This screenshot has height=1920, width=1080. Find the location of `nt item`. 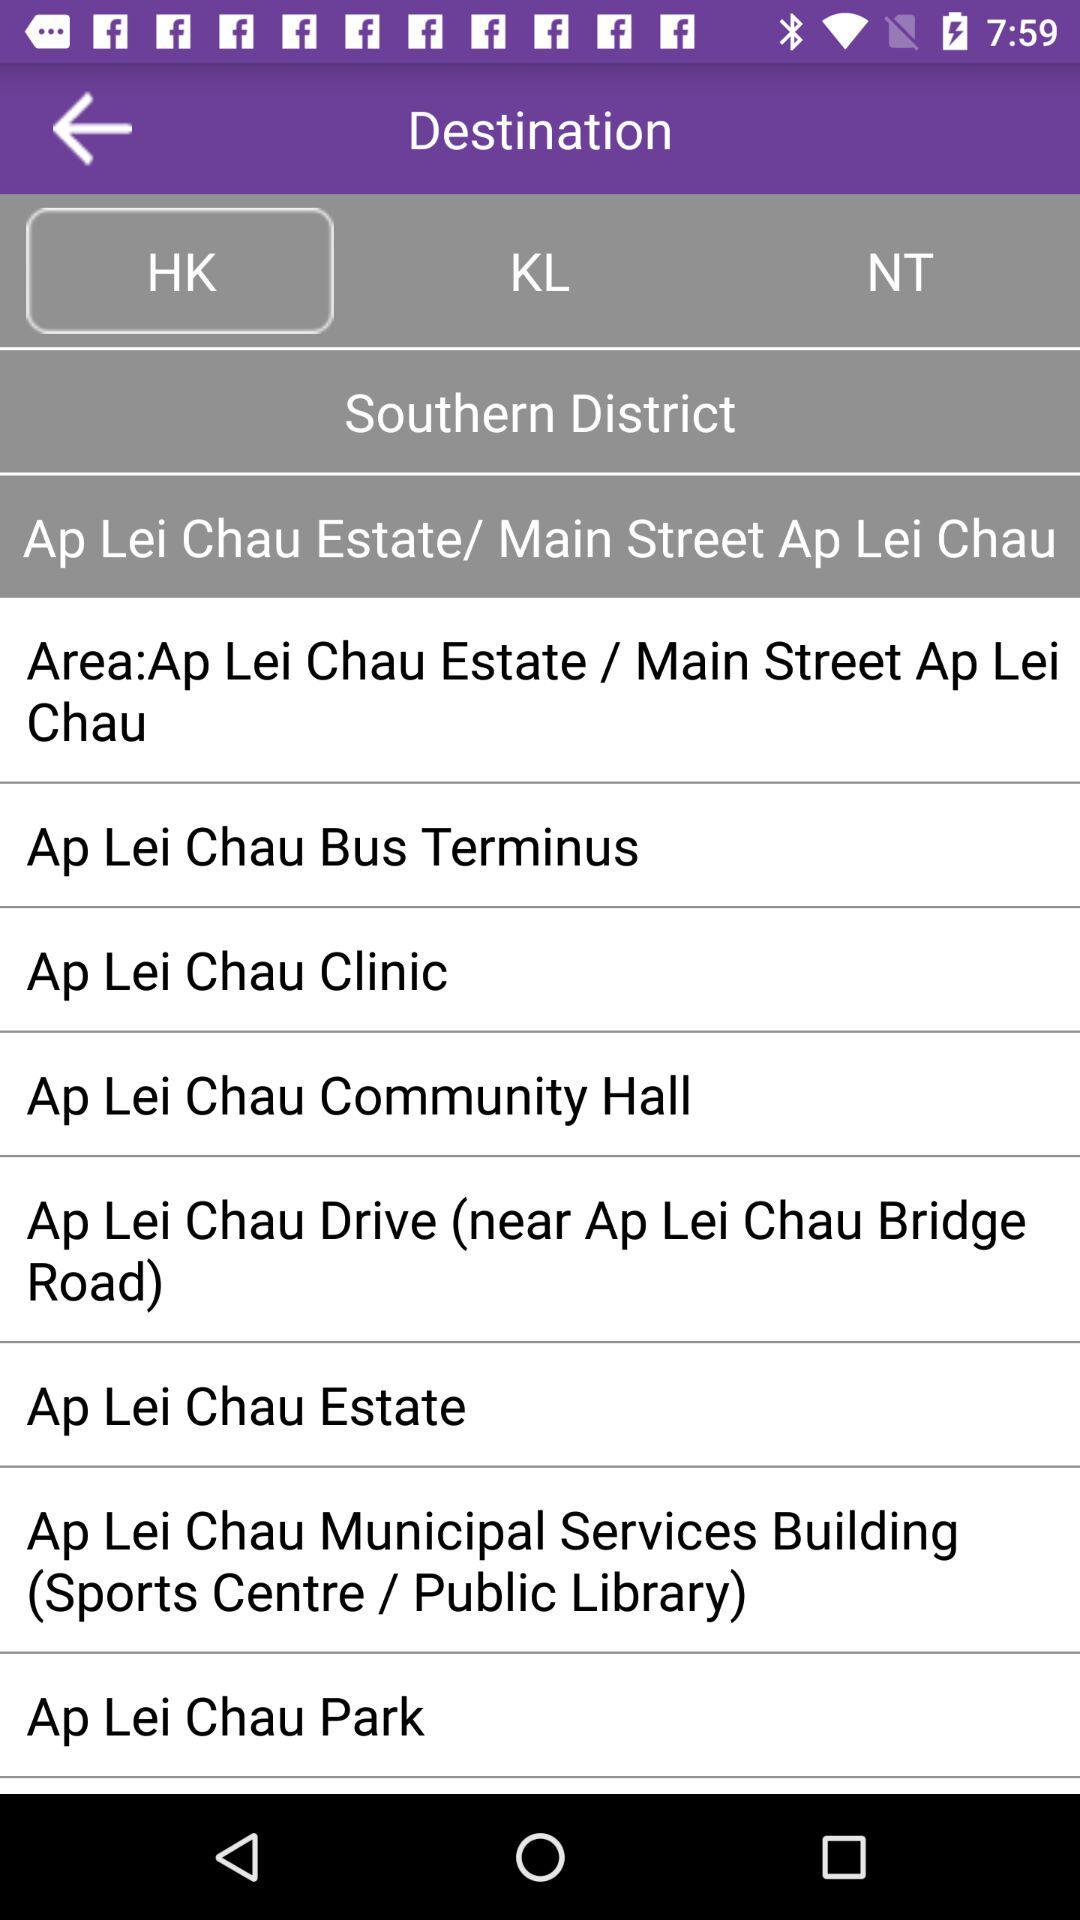

nt item is located at coordinates (898, 269).